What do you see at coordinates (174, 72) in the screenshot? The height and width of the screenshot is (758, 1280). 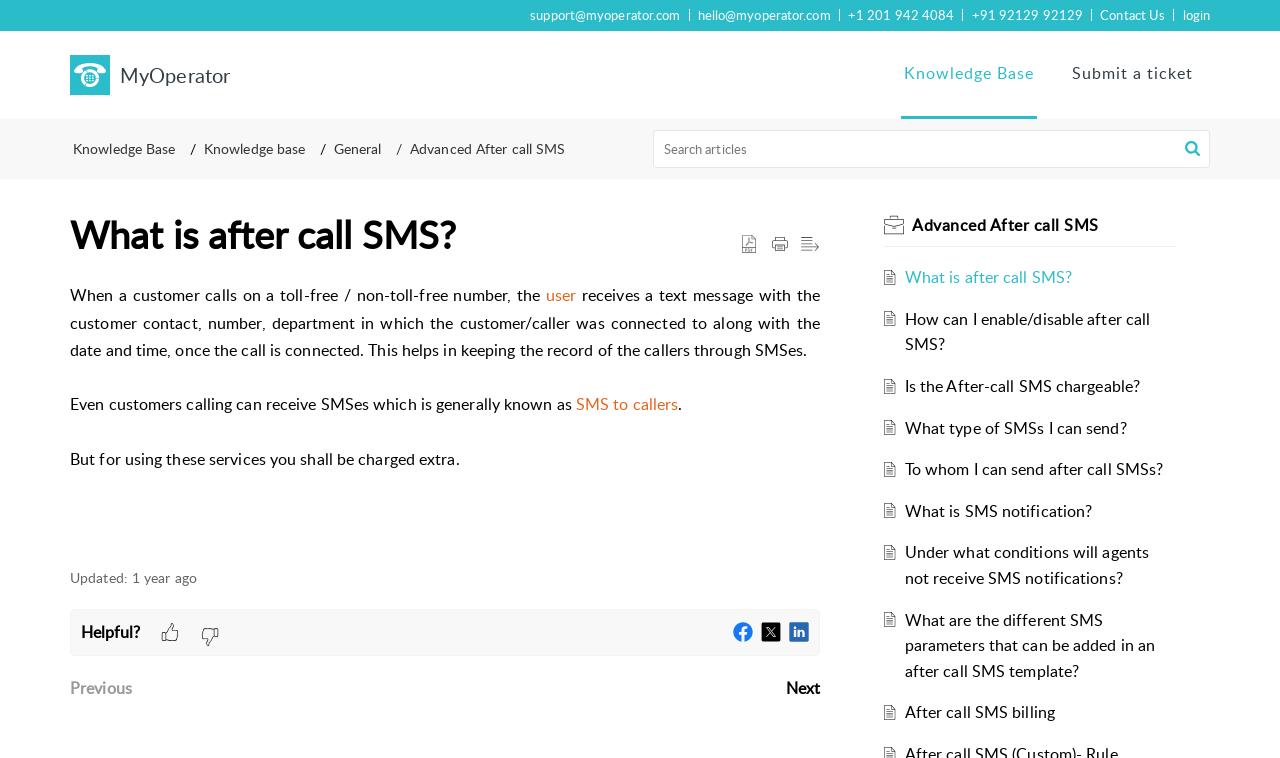 I see `'MyOperator'` at bounding box center [174, 72].